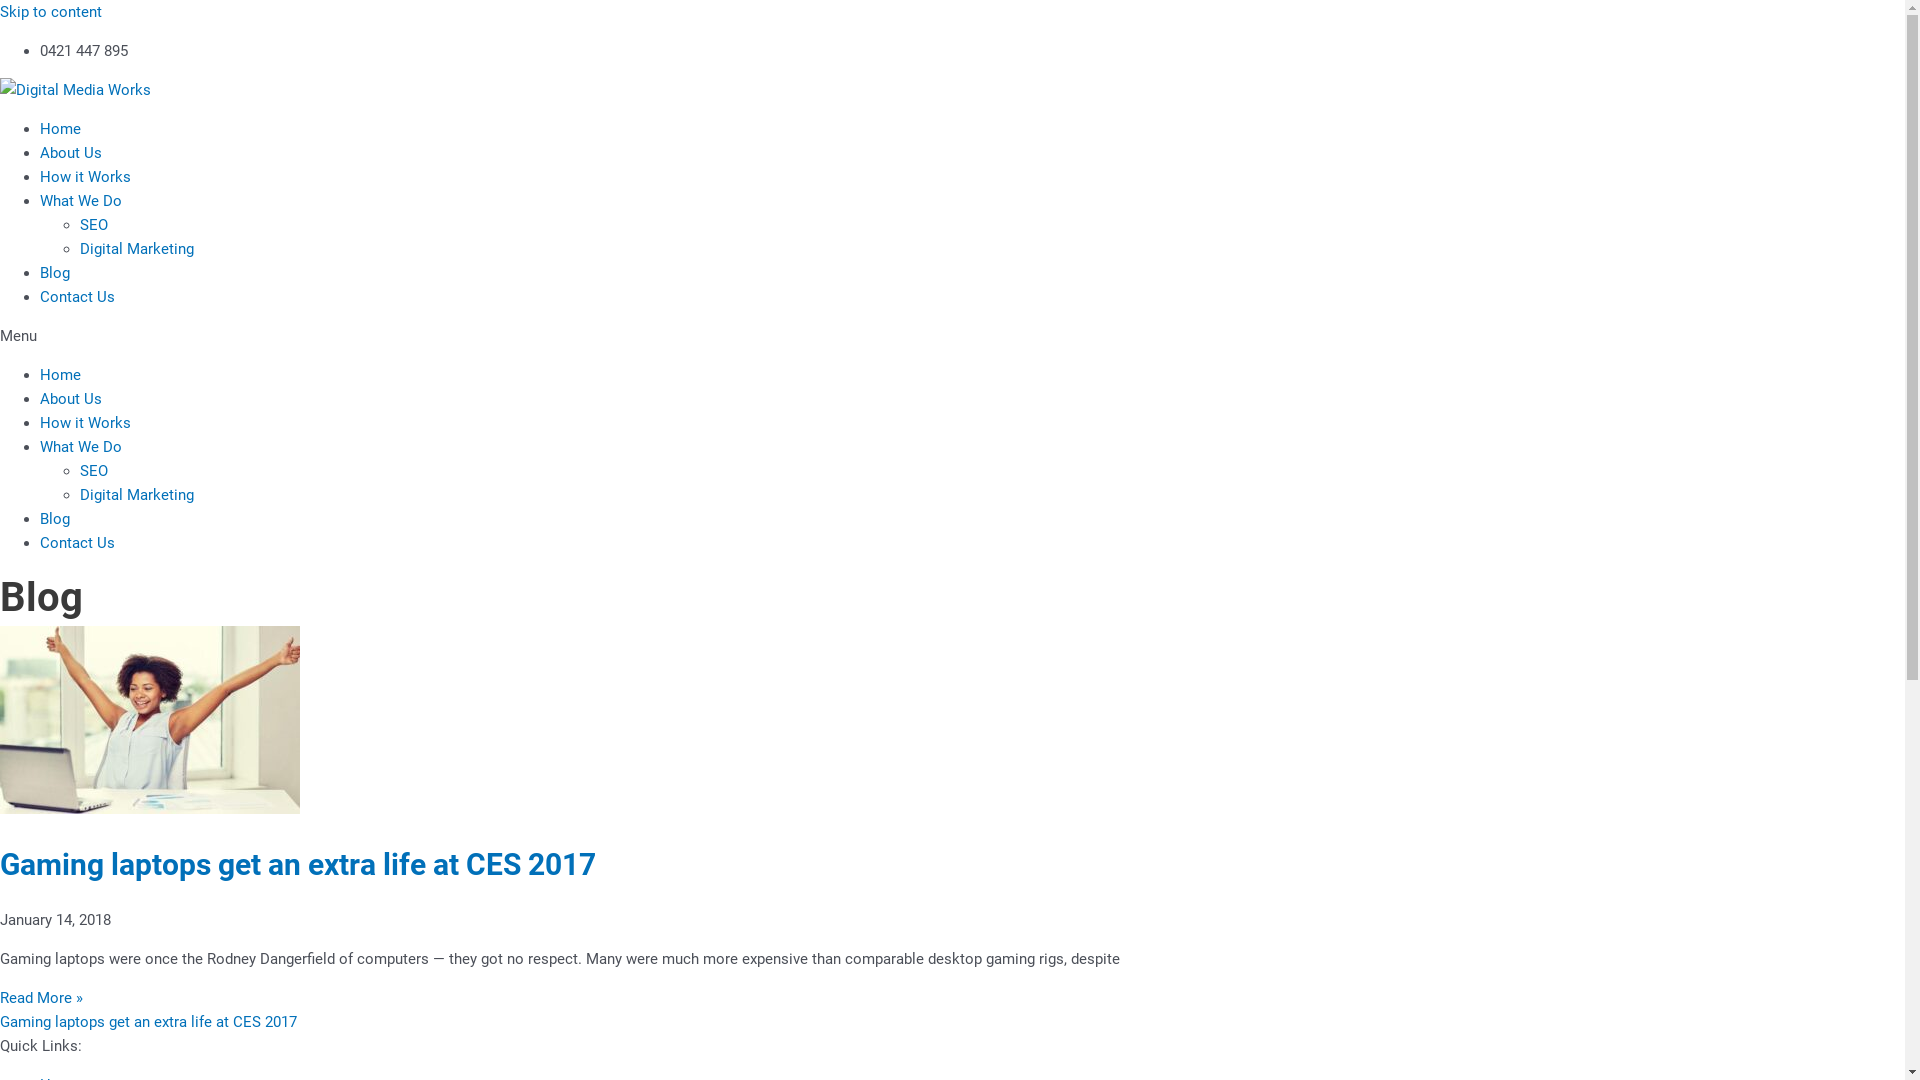 This screenshot has width=1920, height=1080. What do you see at coordinates (39, 374) in the screenshot?
I see `'Home'` at bounding box center [39, 374].